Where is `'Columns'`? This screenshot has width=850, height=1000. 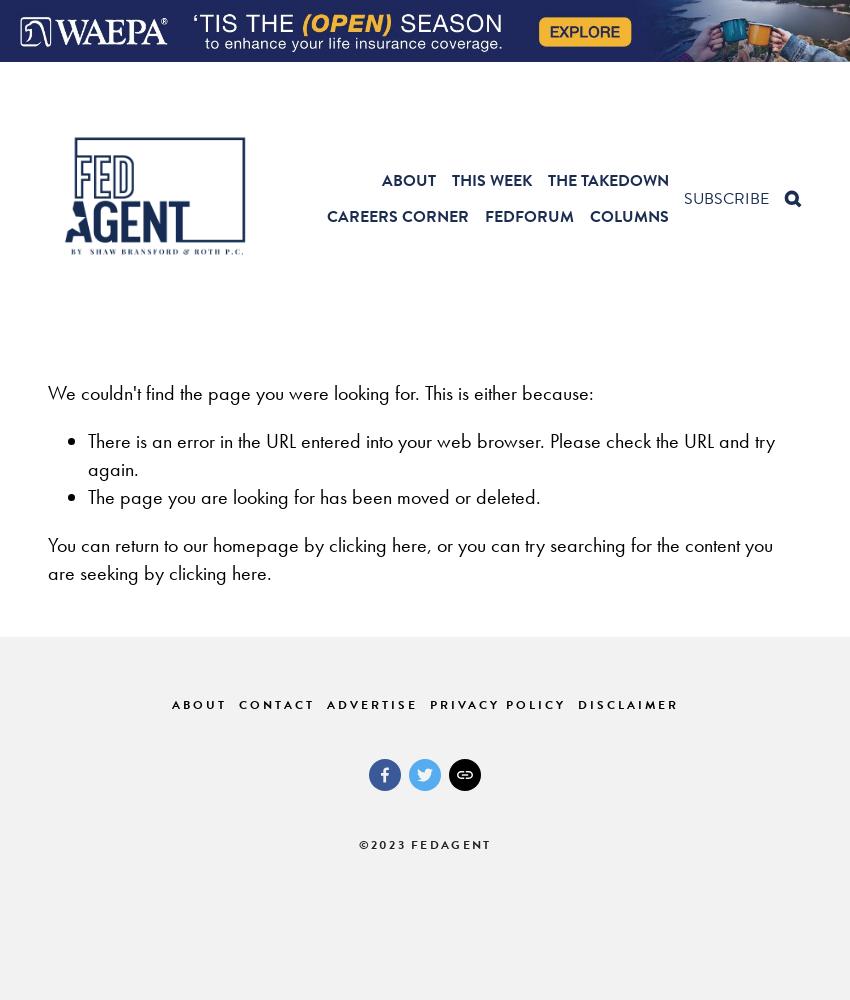 'Columns' is located at coordinates (628, 215).